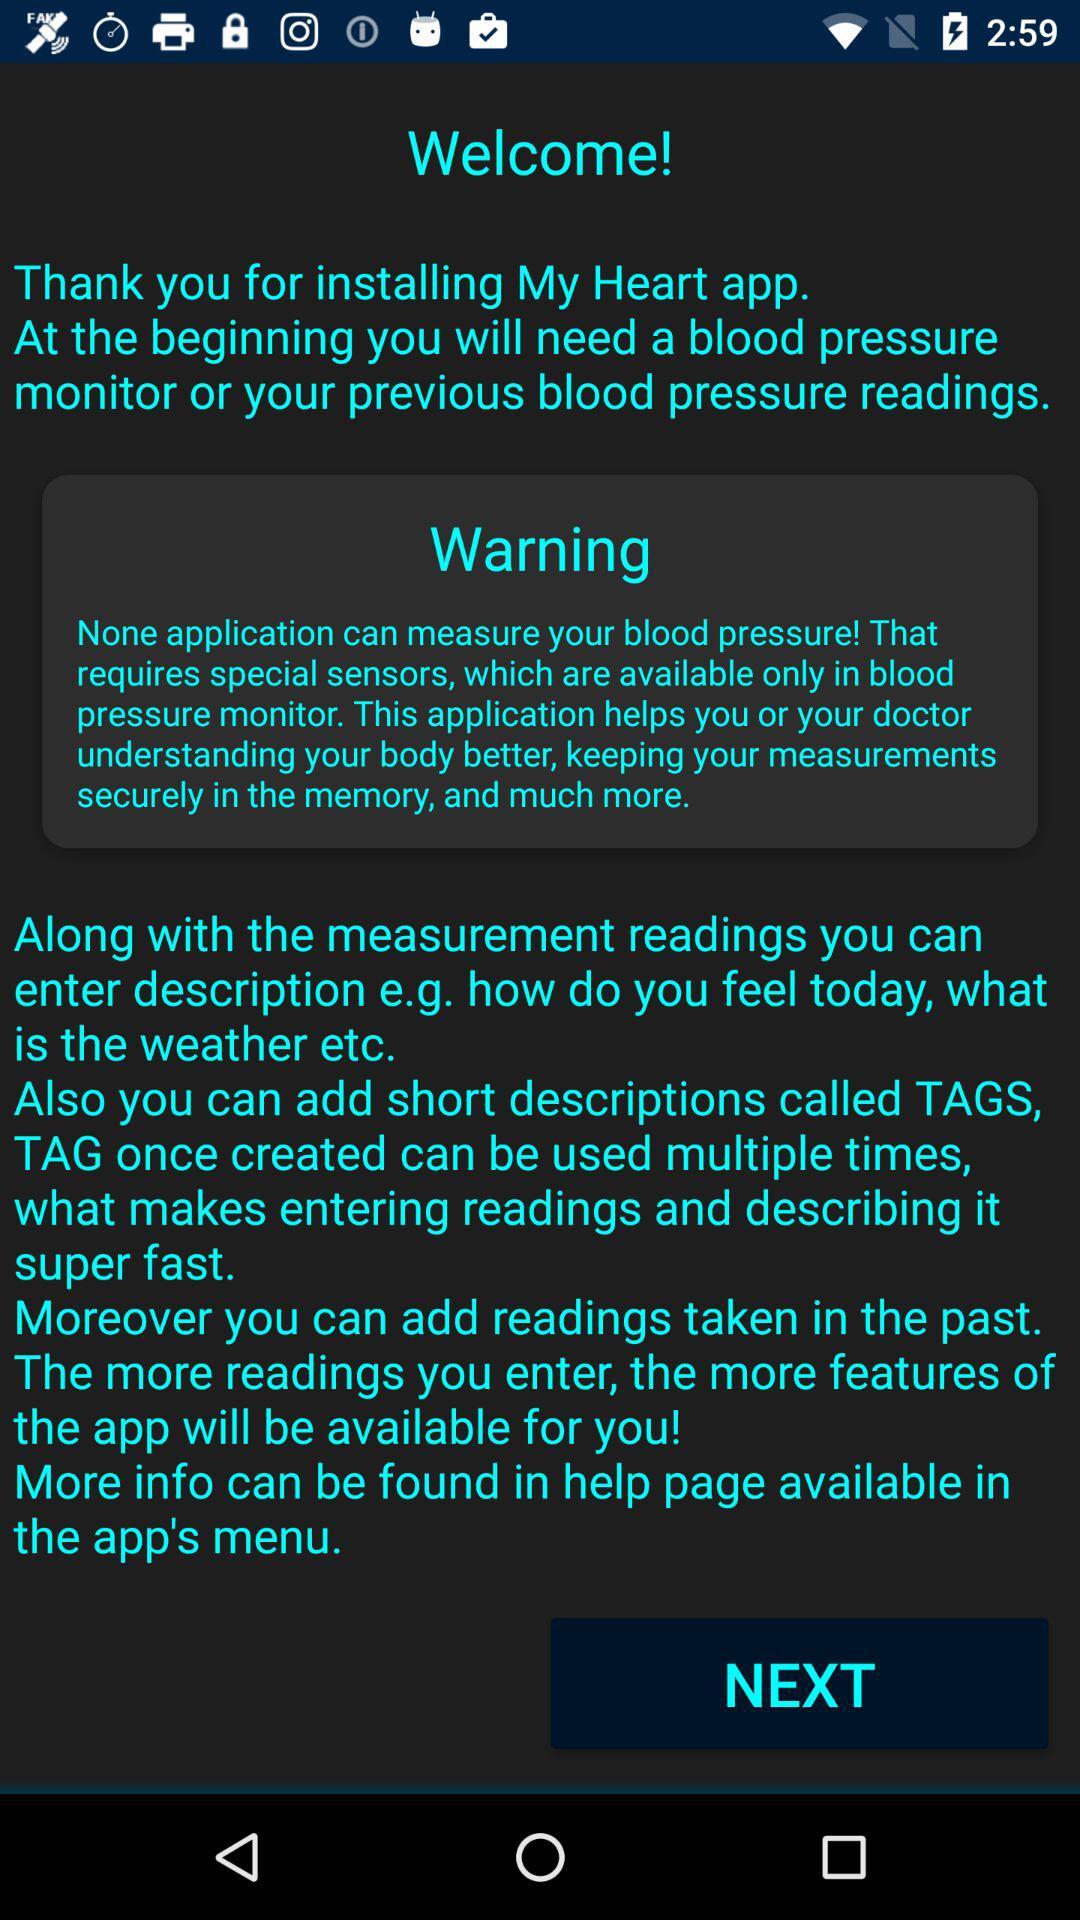 The width and height of the screenshot is (1080, 1920). Describe the element at coordinates (798, 1682) in the screenshot. I see `the item below along with the item` at that location.